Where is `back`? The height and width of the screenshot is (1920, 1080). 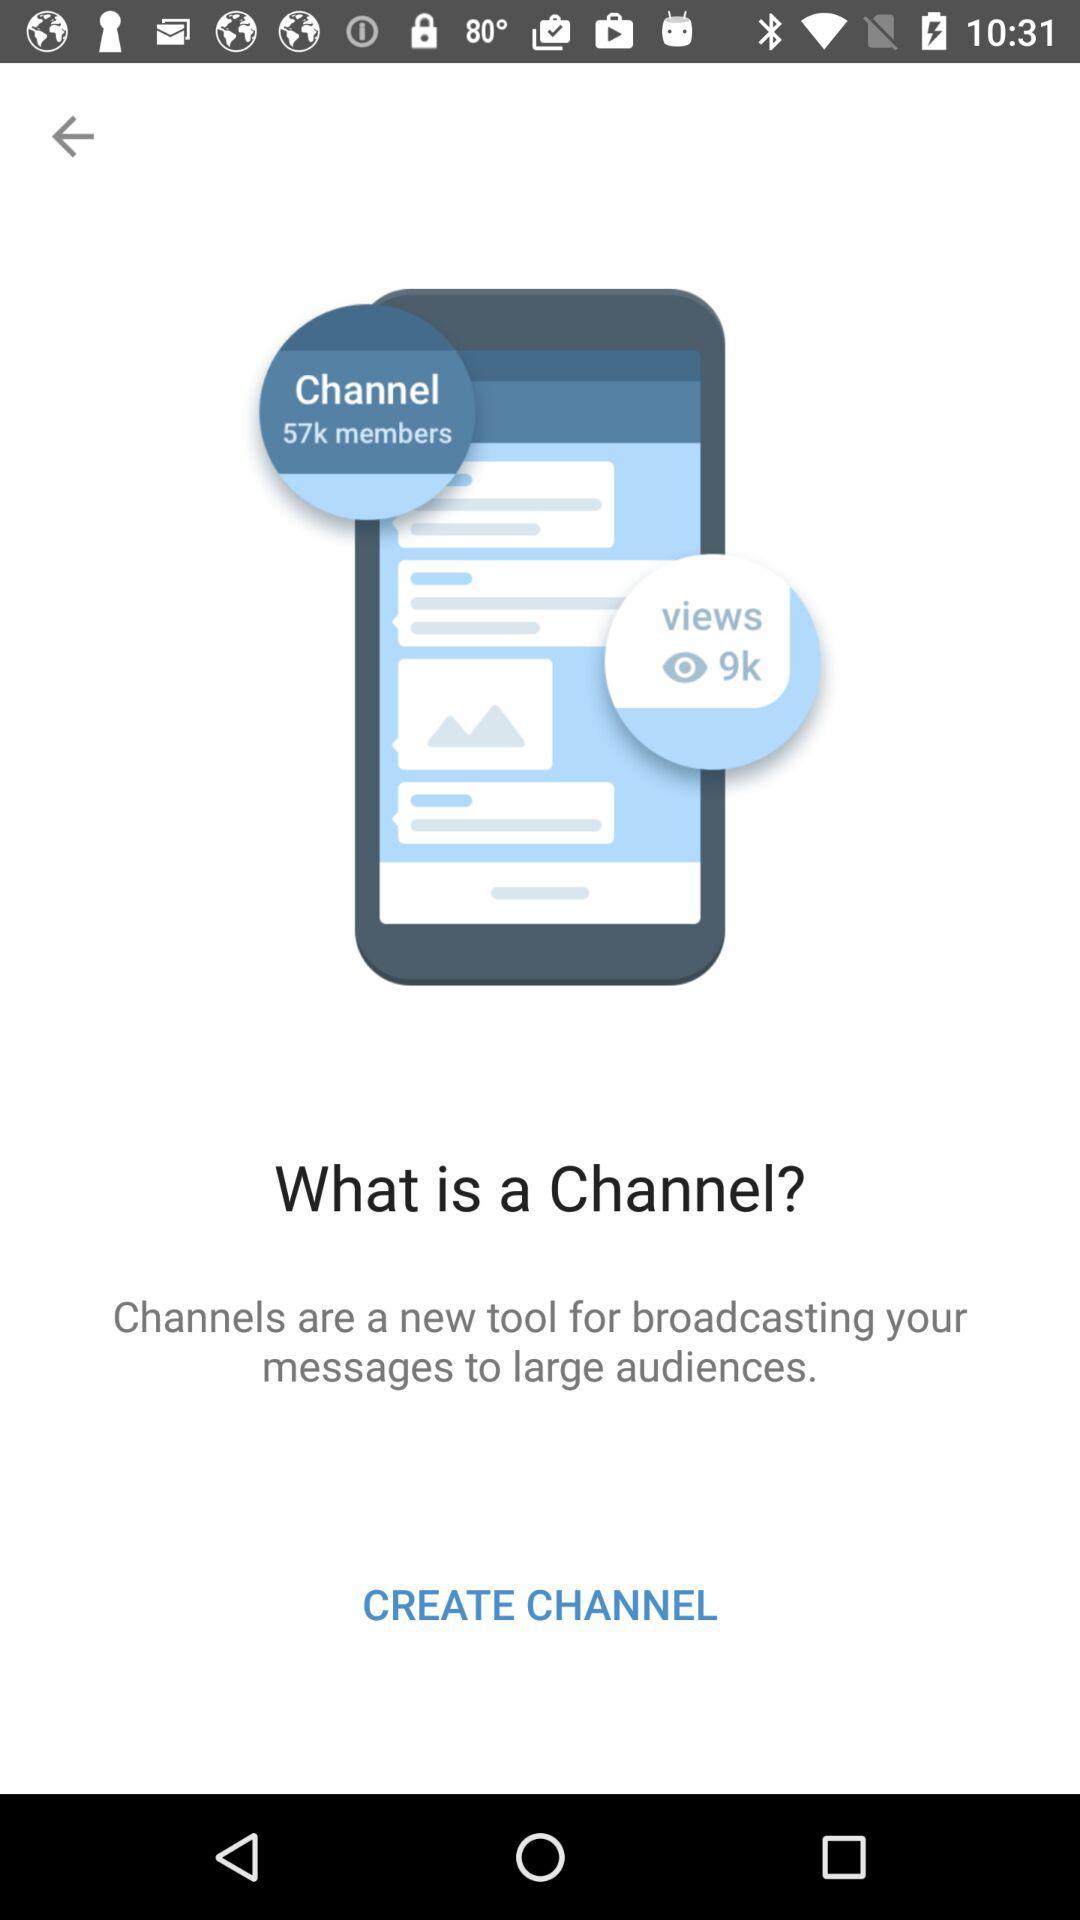 back is located at coordinates (69, 135).